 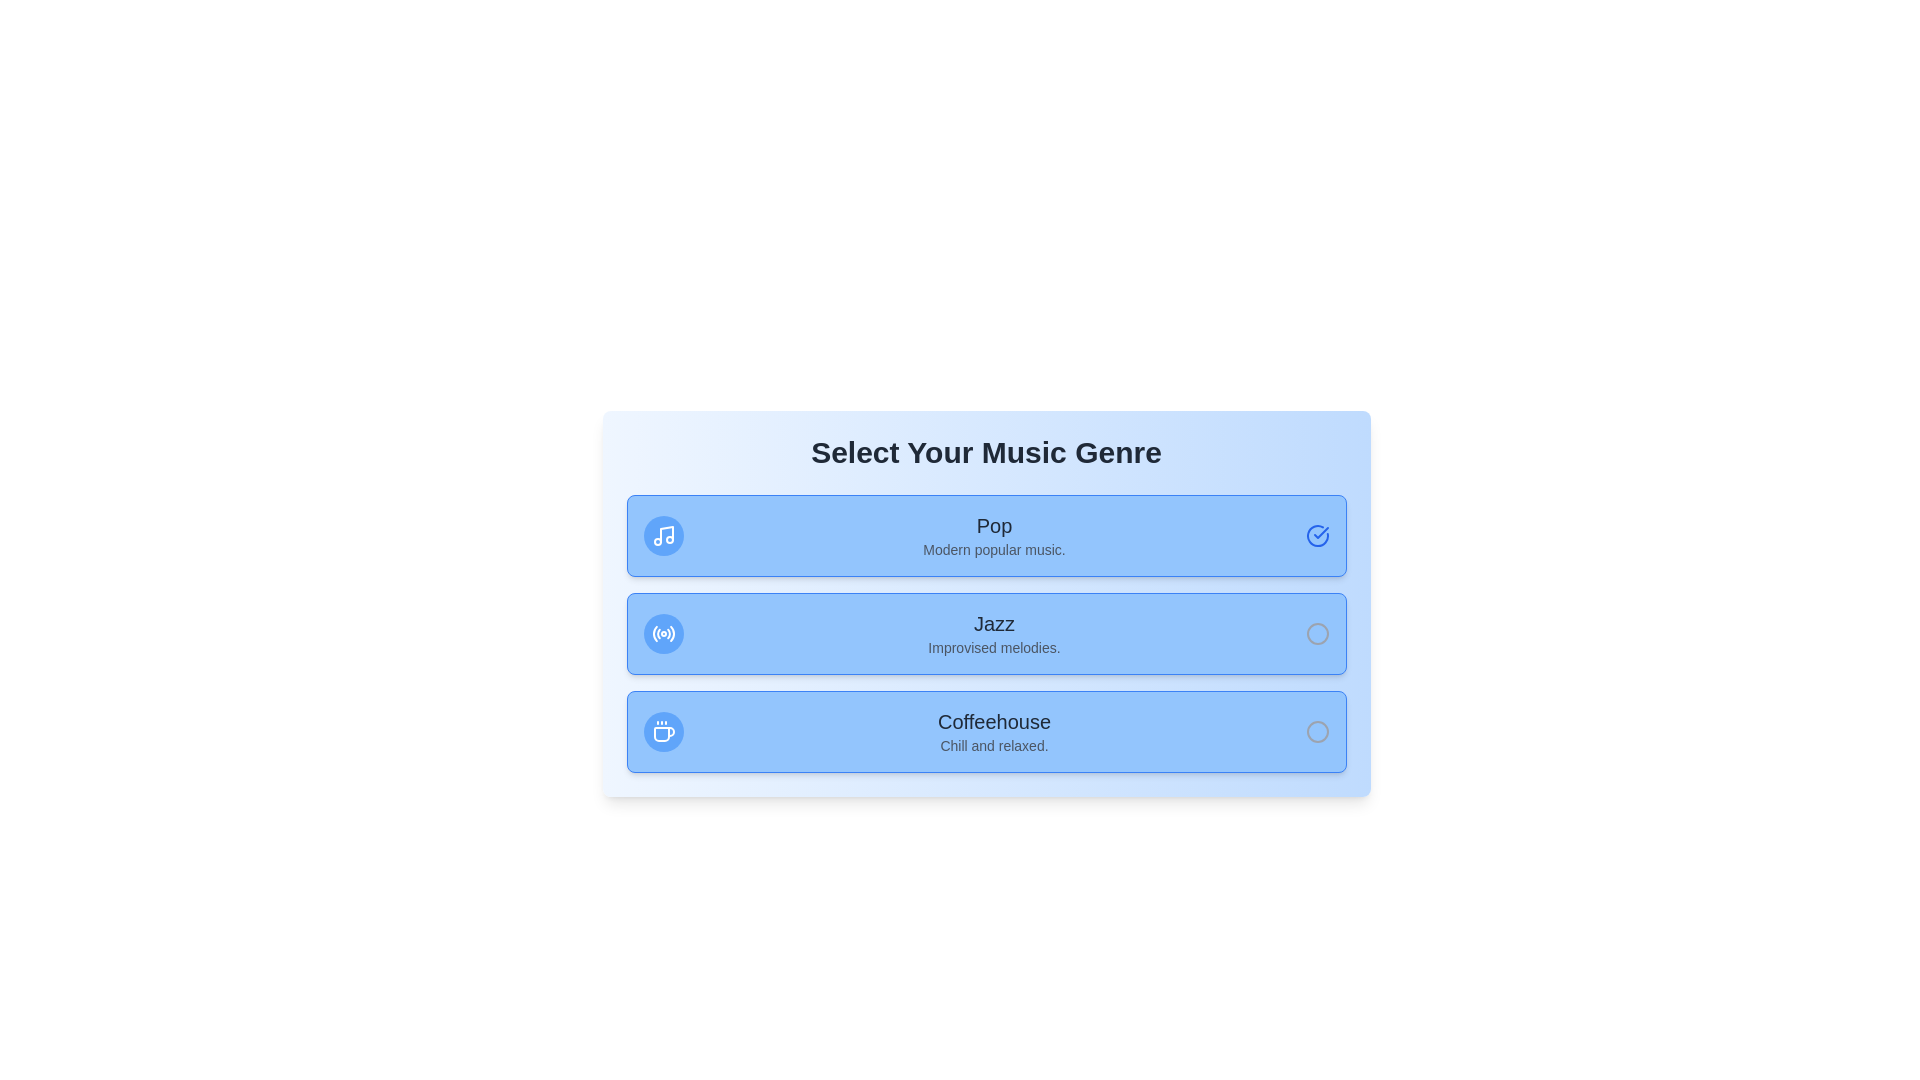 What do you see at coordinates (1317, 535) in the screenshot?
I see `the blue circular icon with a checkmark inside, located at the far right of the 'Pop - Modern popular music.' card` at bounding box center [1317, 535].